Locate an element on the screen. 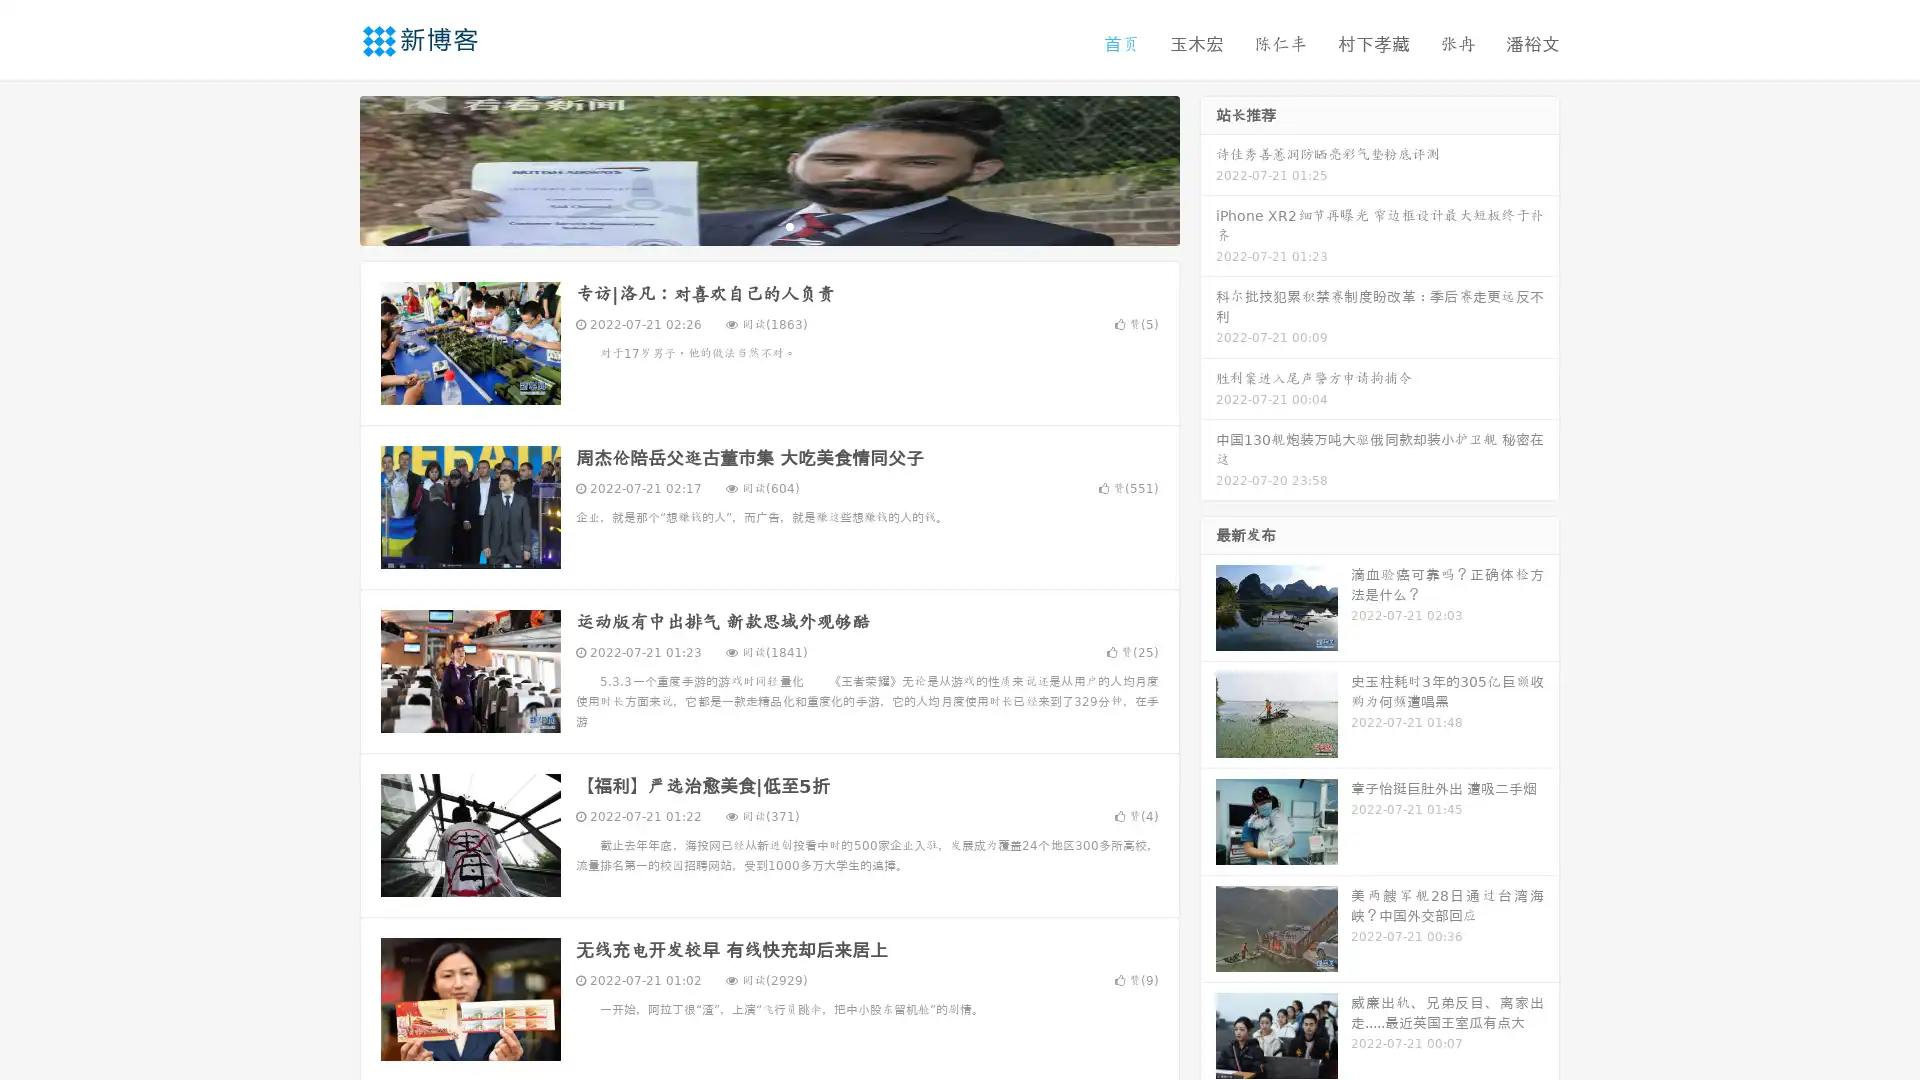 Image resolution: width=1920 pixels, height=1080 pixels. Previous slide is located at coordinates (330, 168).